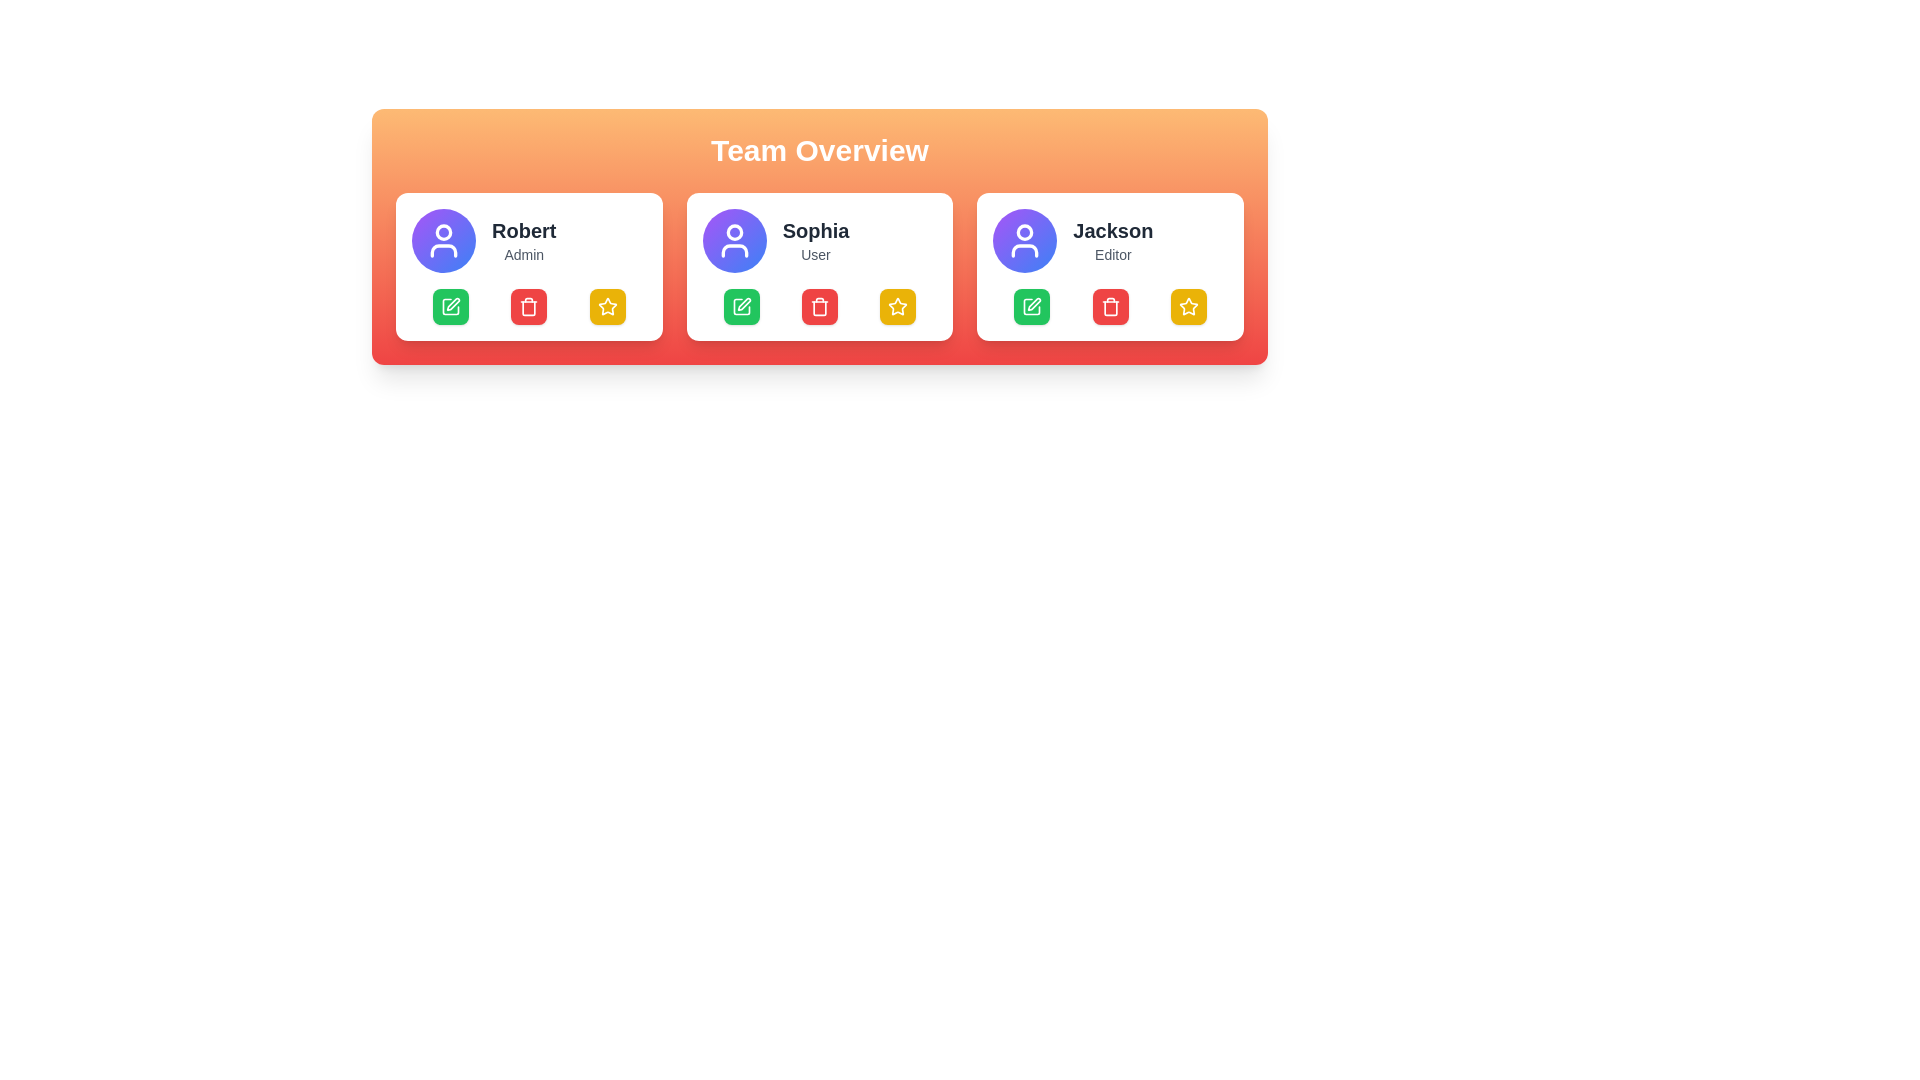 This screenshot has width=1920, height=1080. Describe the element at coordinates (820, 149) in the screenshot. I see `the large bold text reading 'Team Overview' that is centered in a gradient background section, positioned above the grid of team member cards` at that location.